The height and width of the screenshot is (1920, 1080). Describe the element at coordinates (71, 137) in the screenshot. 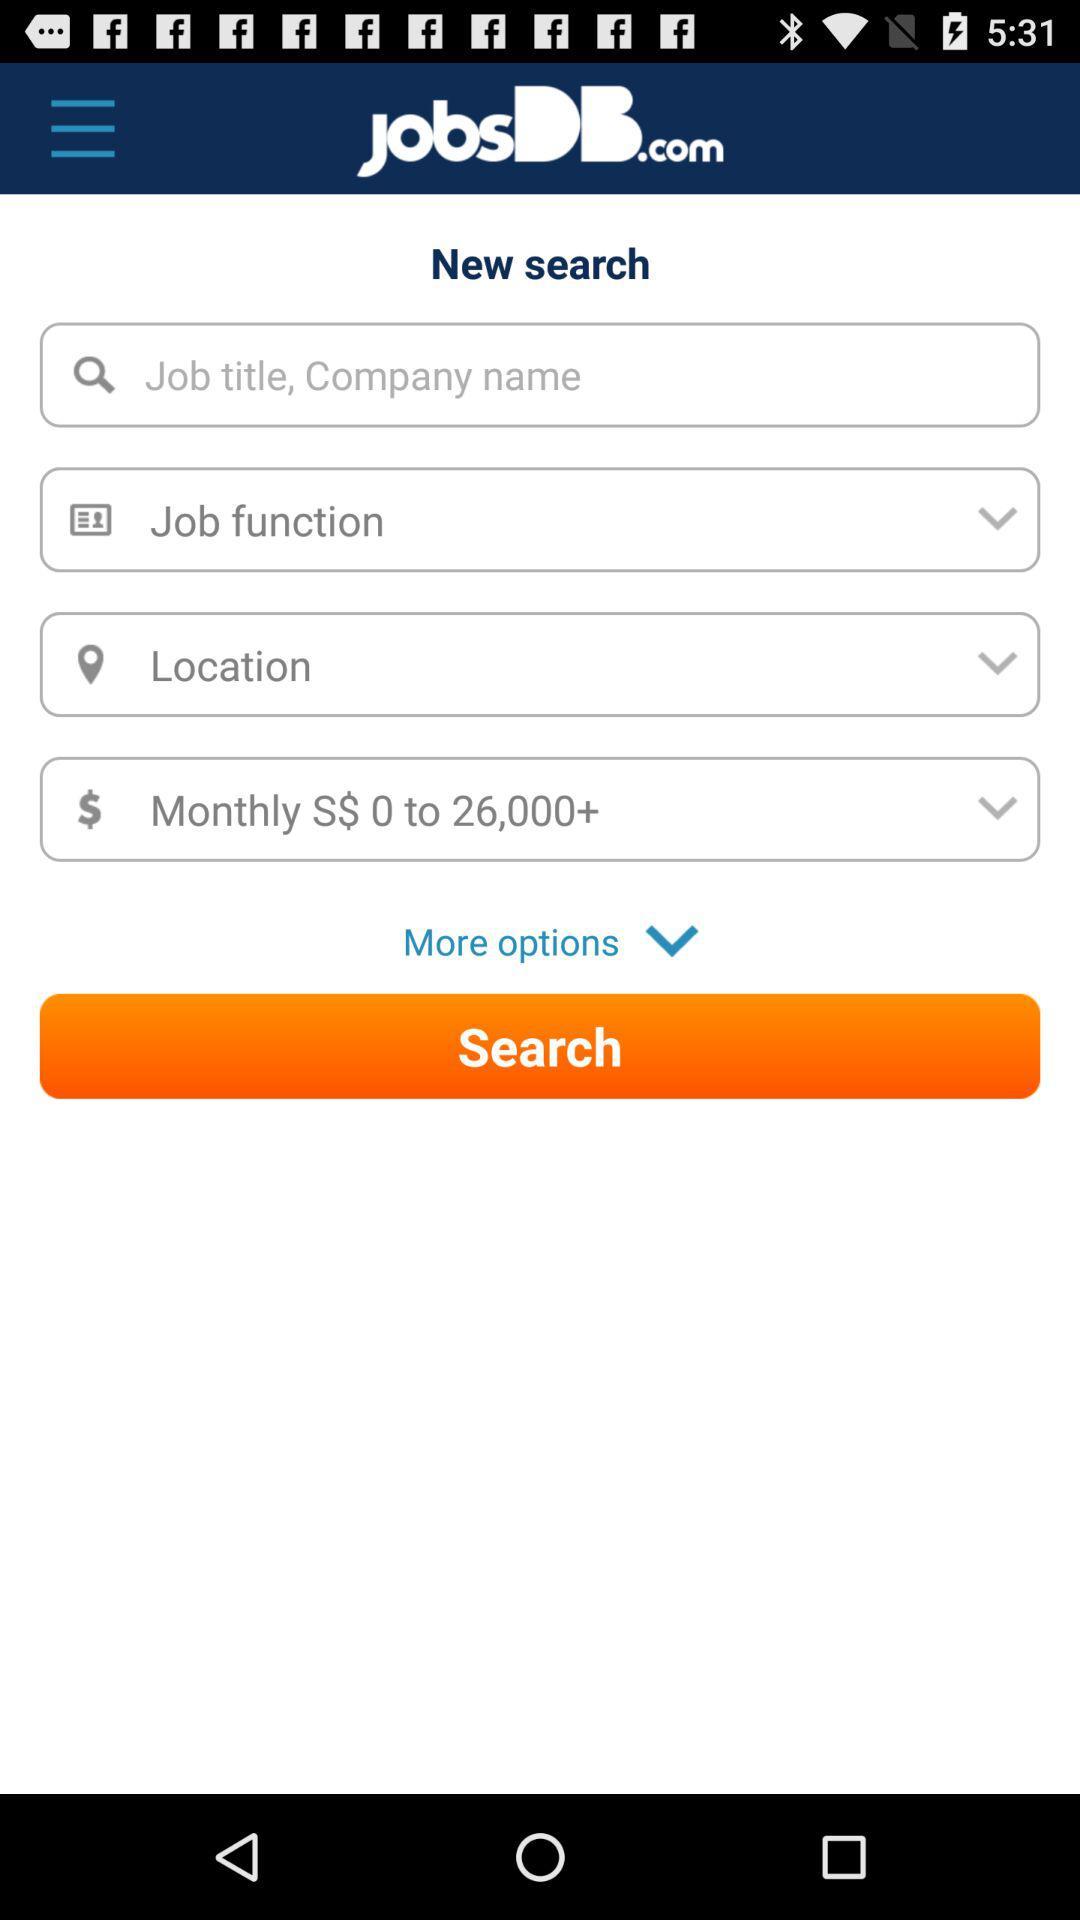

I see `the menu icon` at that location.